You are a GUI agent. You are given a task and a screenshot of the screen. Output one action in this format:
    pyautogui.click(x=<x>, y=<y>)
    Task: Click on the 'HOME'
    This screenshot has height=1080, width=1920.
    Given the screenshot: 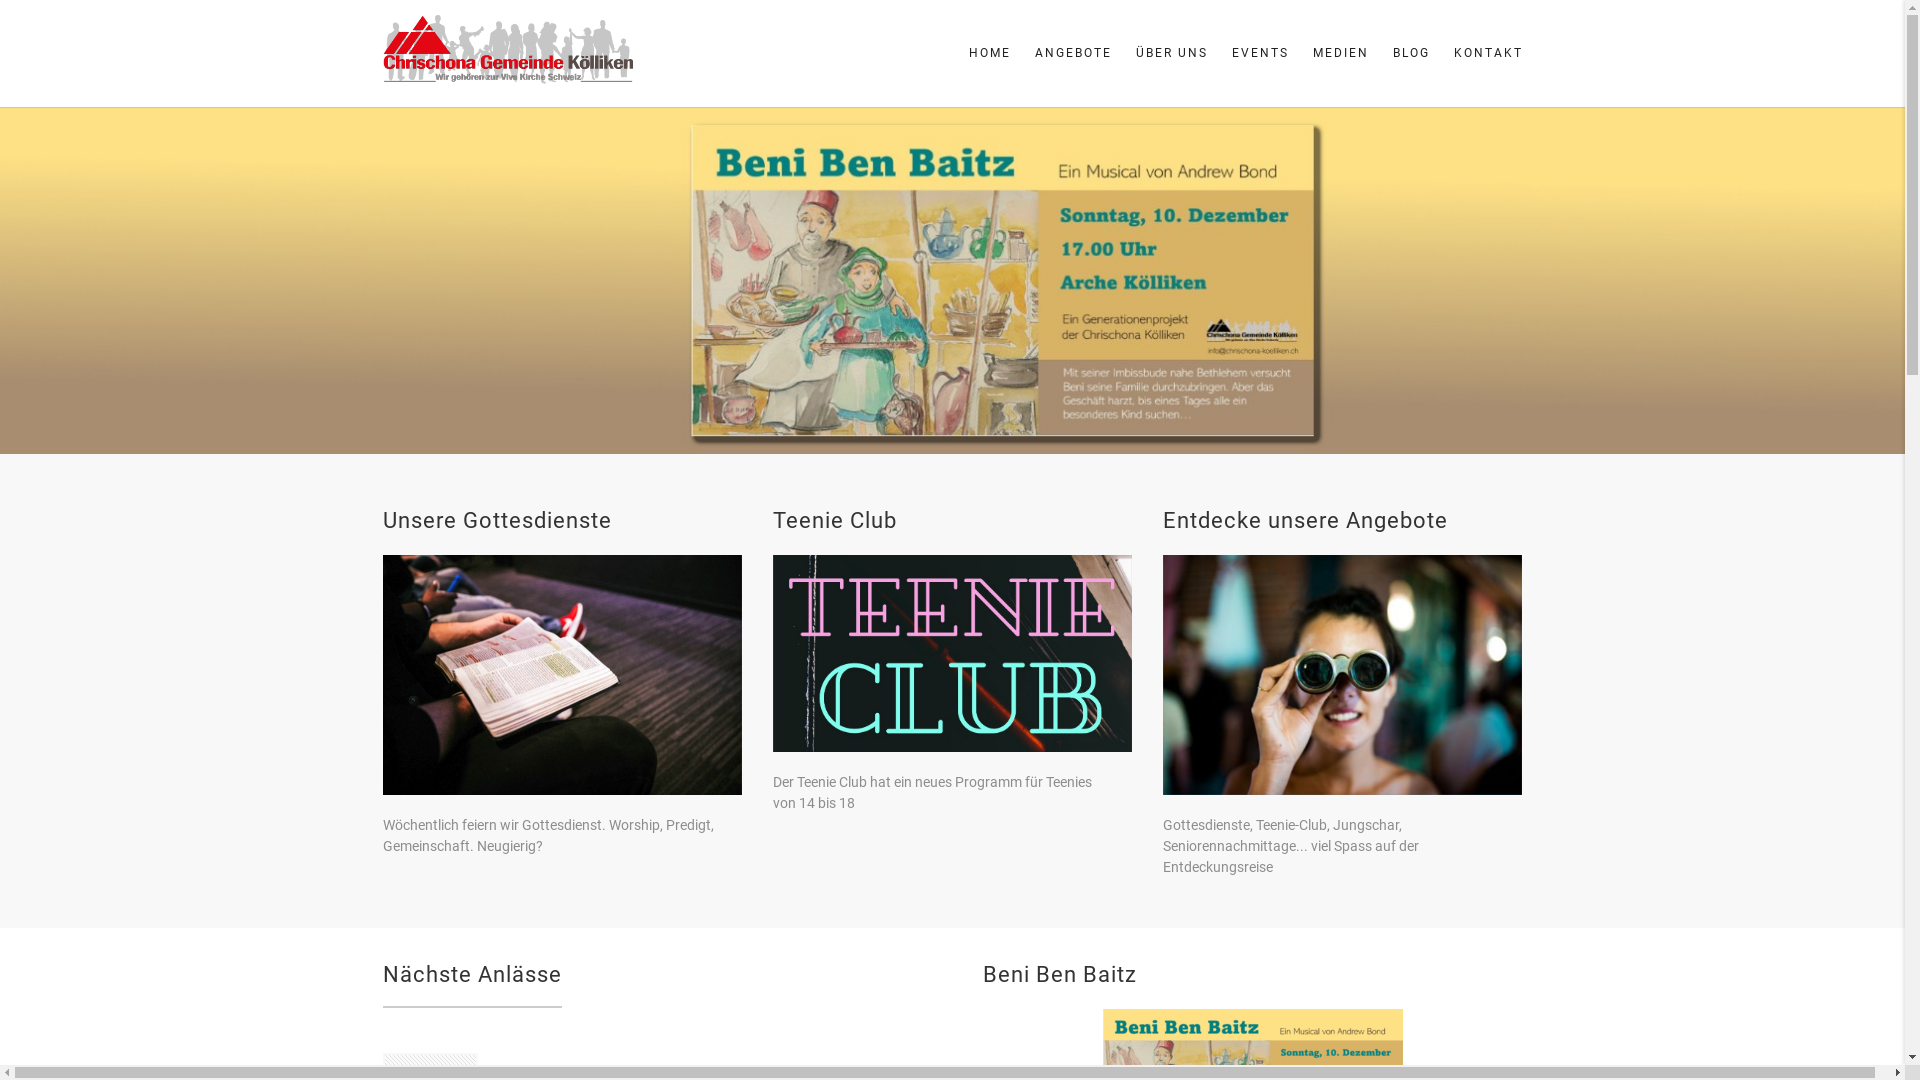 What is the action you would take?
    pyautogui.click(x=988, y=52)
    